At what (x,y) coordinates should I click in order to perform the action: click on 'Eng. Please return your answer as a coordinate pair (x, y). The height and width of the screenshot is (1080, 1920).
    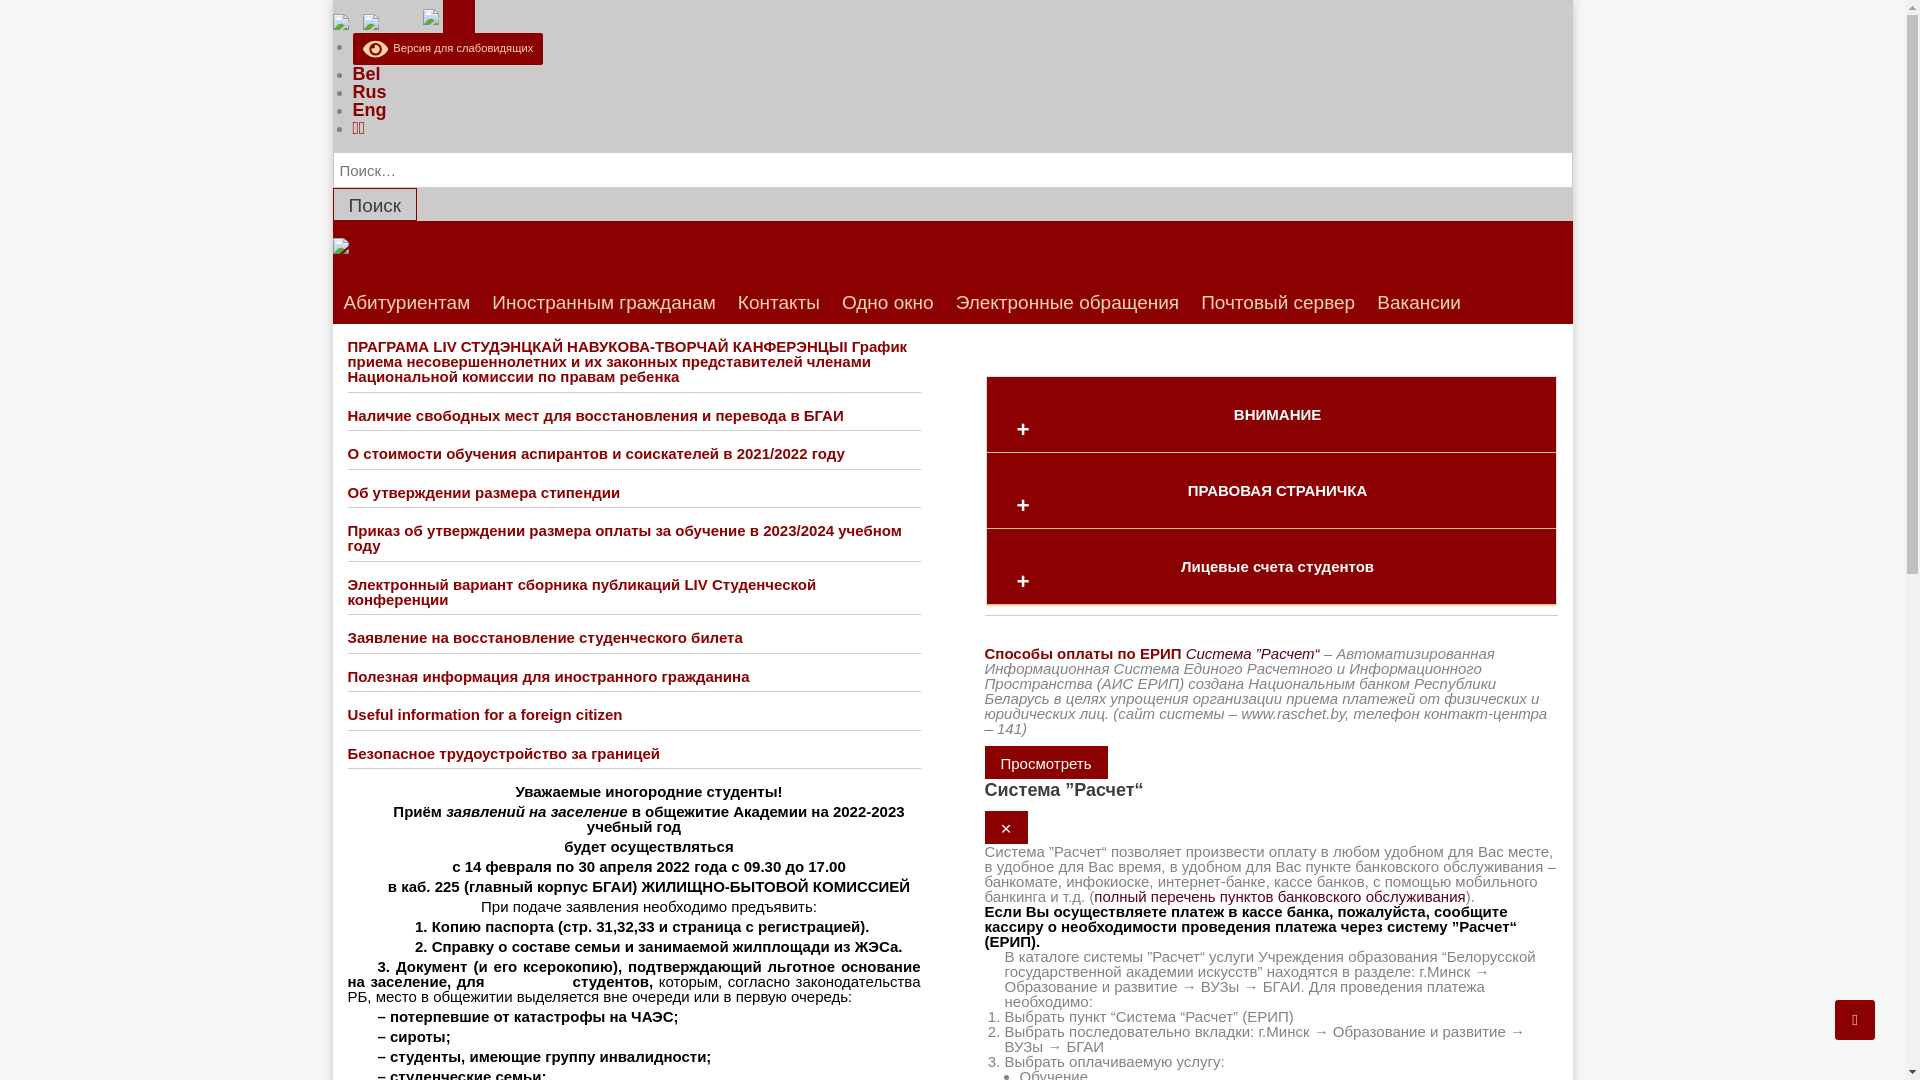
    Looking at the image, I should click on (369, 110).